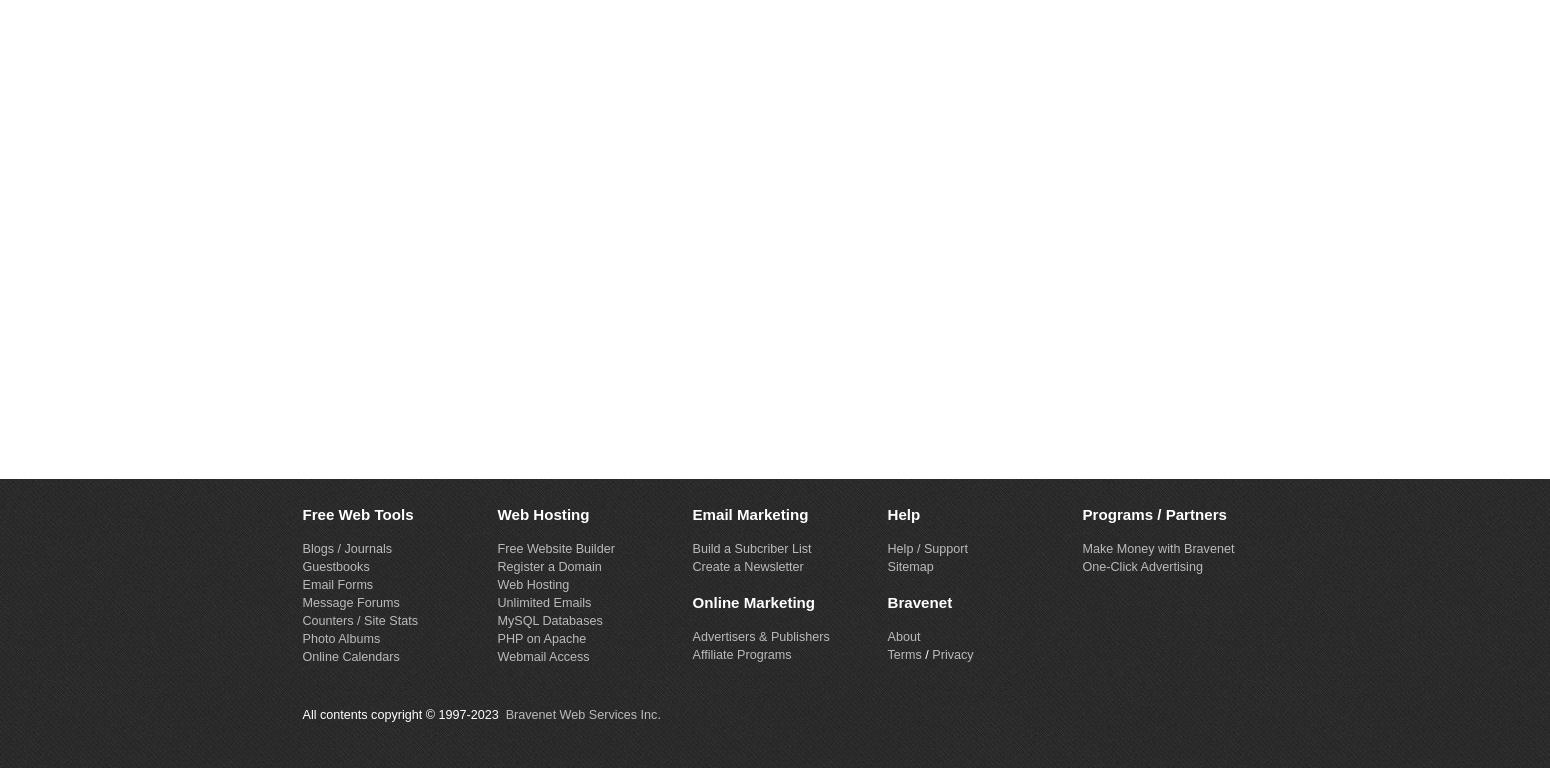 Image resolution: width=1550 pixels, height=768 pixels. What do you see at coordinates (760, 635) in the screenshot?
I see `'Advertisers & Publishers'` at bounding box center [760, 635].